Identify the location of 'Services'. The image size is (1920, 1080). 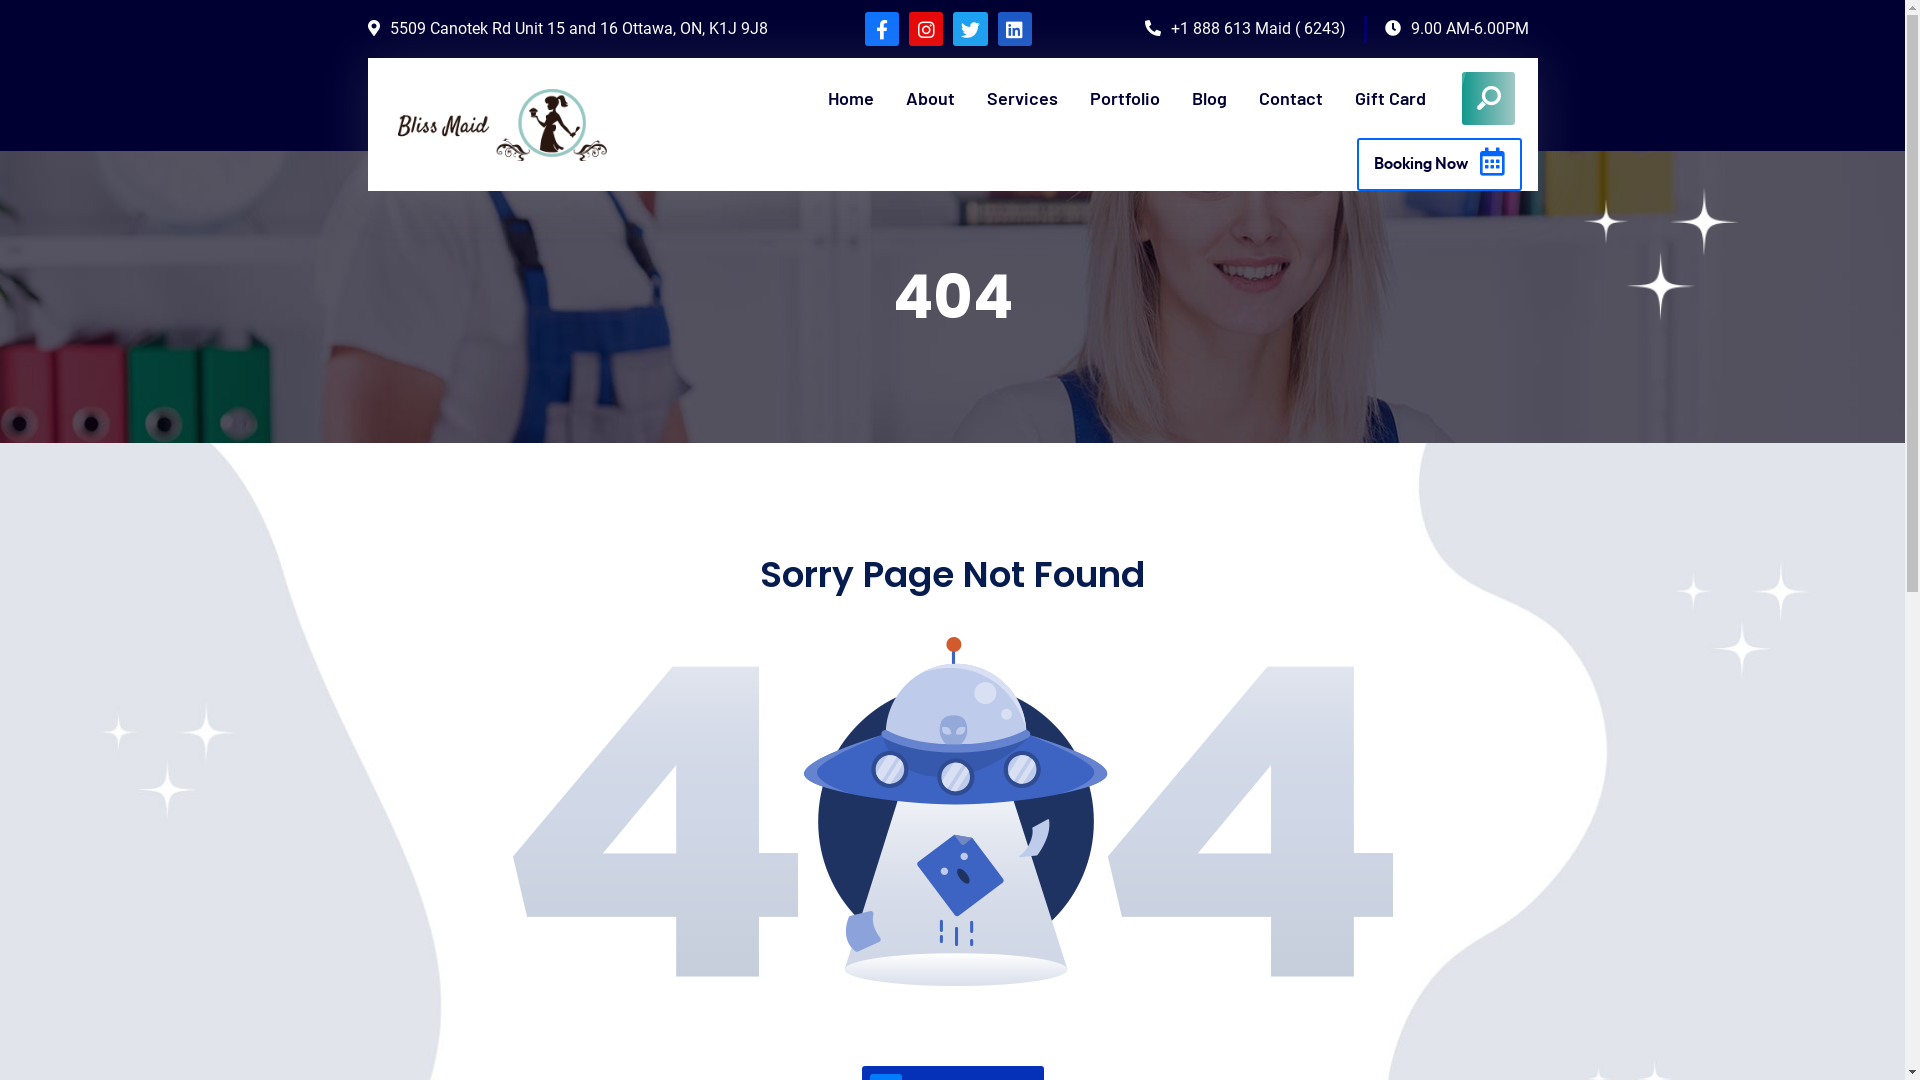
(1022, 97).